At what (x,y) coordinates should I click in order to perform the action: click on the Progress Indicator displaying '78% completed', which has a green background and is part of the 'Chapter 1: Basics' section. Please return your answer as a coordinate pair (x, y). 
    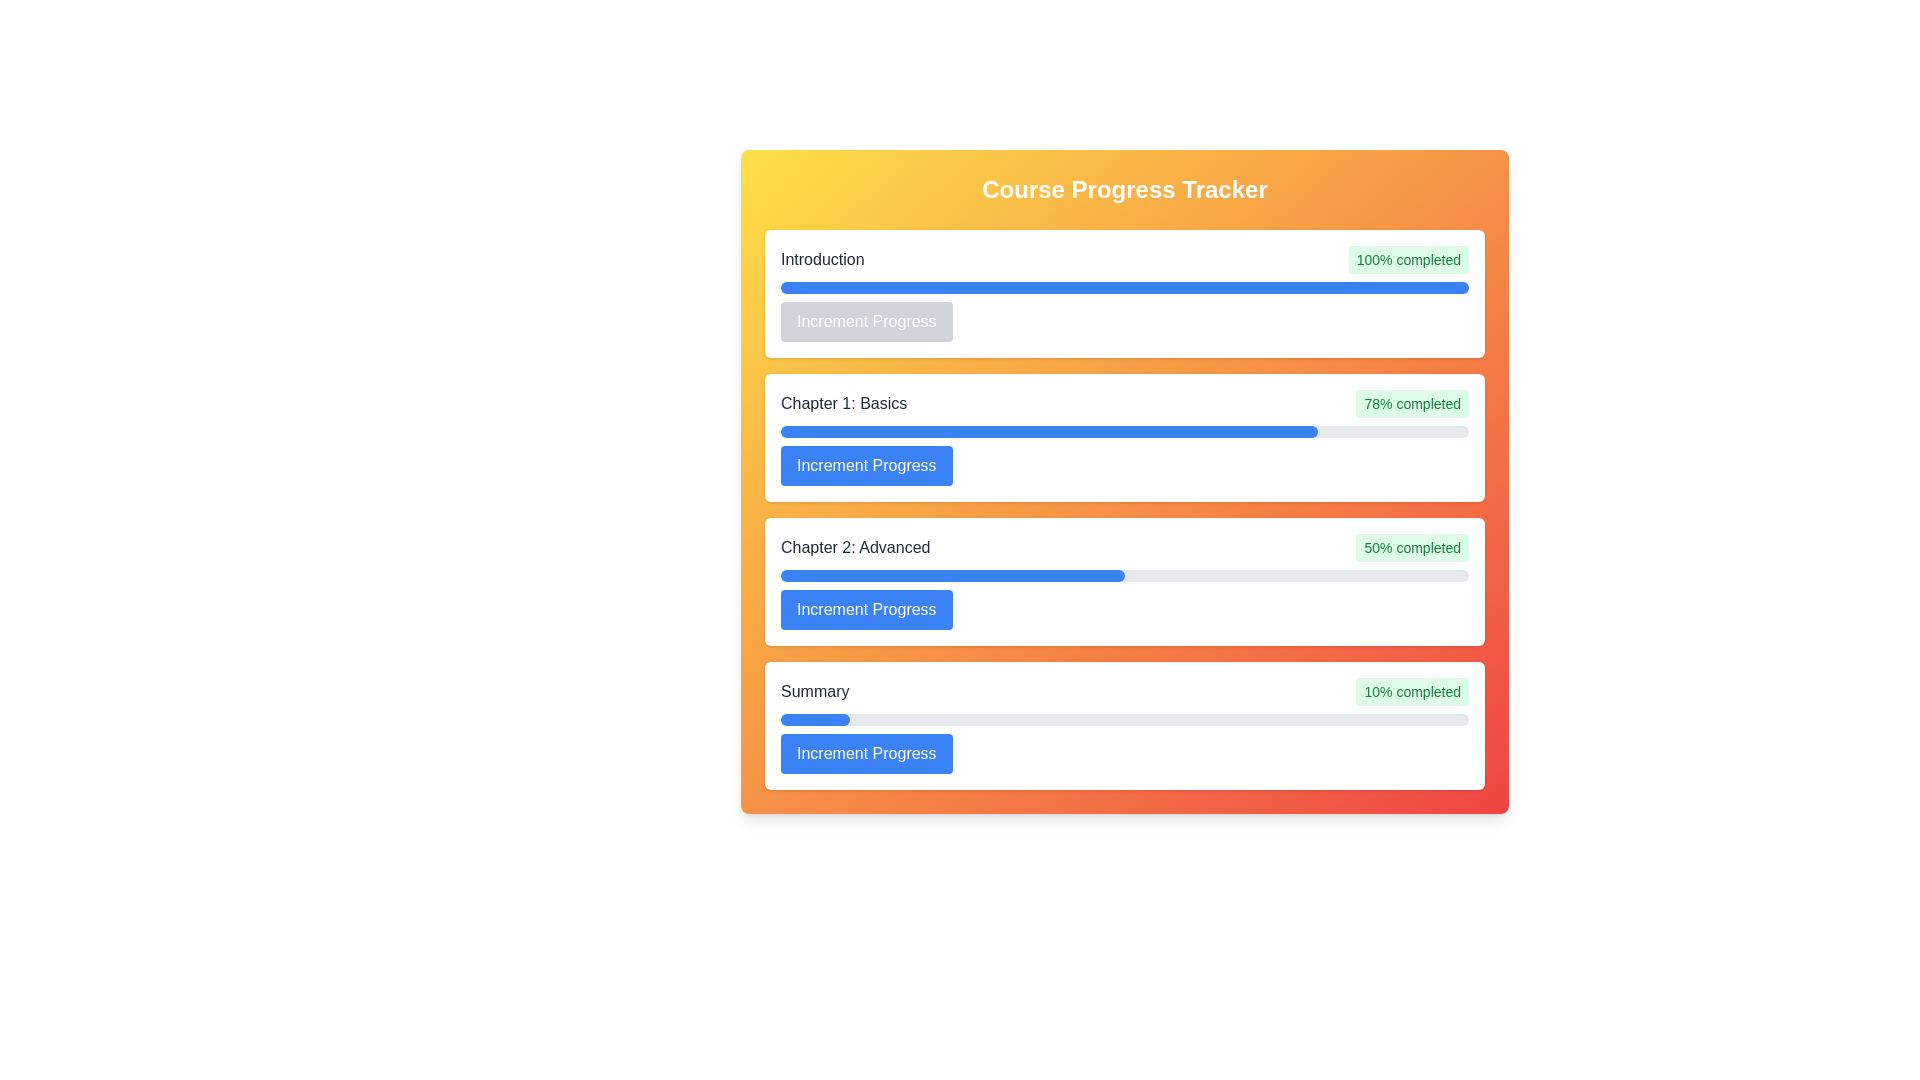
    Looking at the image, I should click on (1411, 404).